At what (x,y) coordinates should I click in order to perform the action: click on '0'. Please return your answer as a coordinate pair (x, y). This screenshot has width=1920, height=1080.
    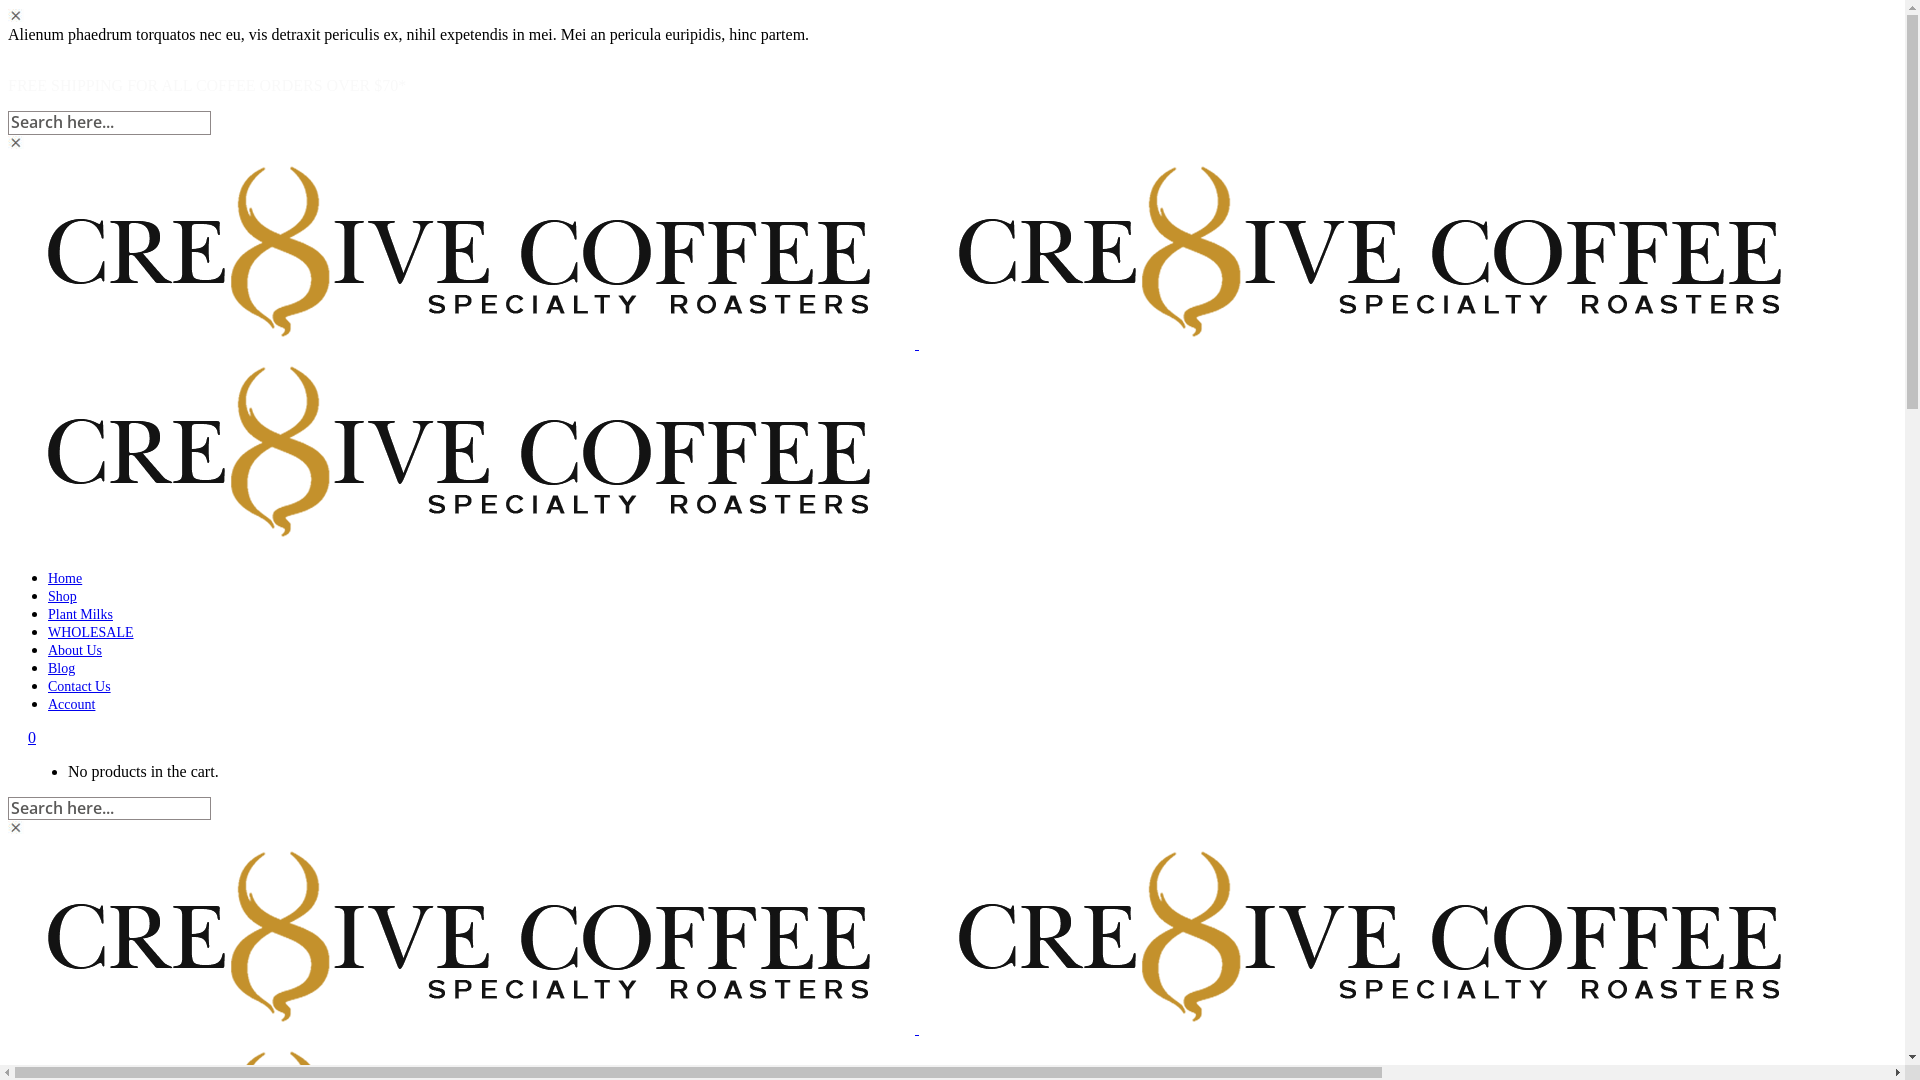
    Looking at the image, I should click on (32, 737).